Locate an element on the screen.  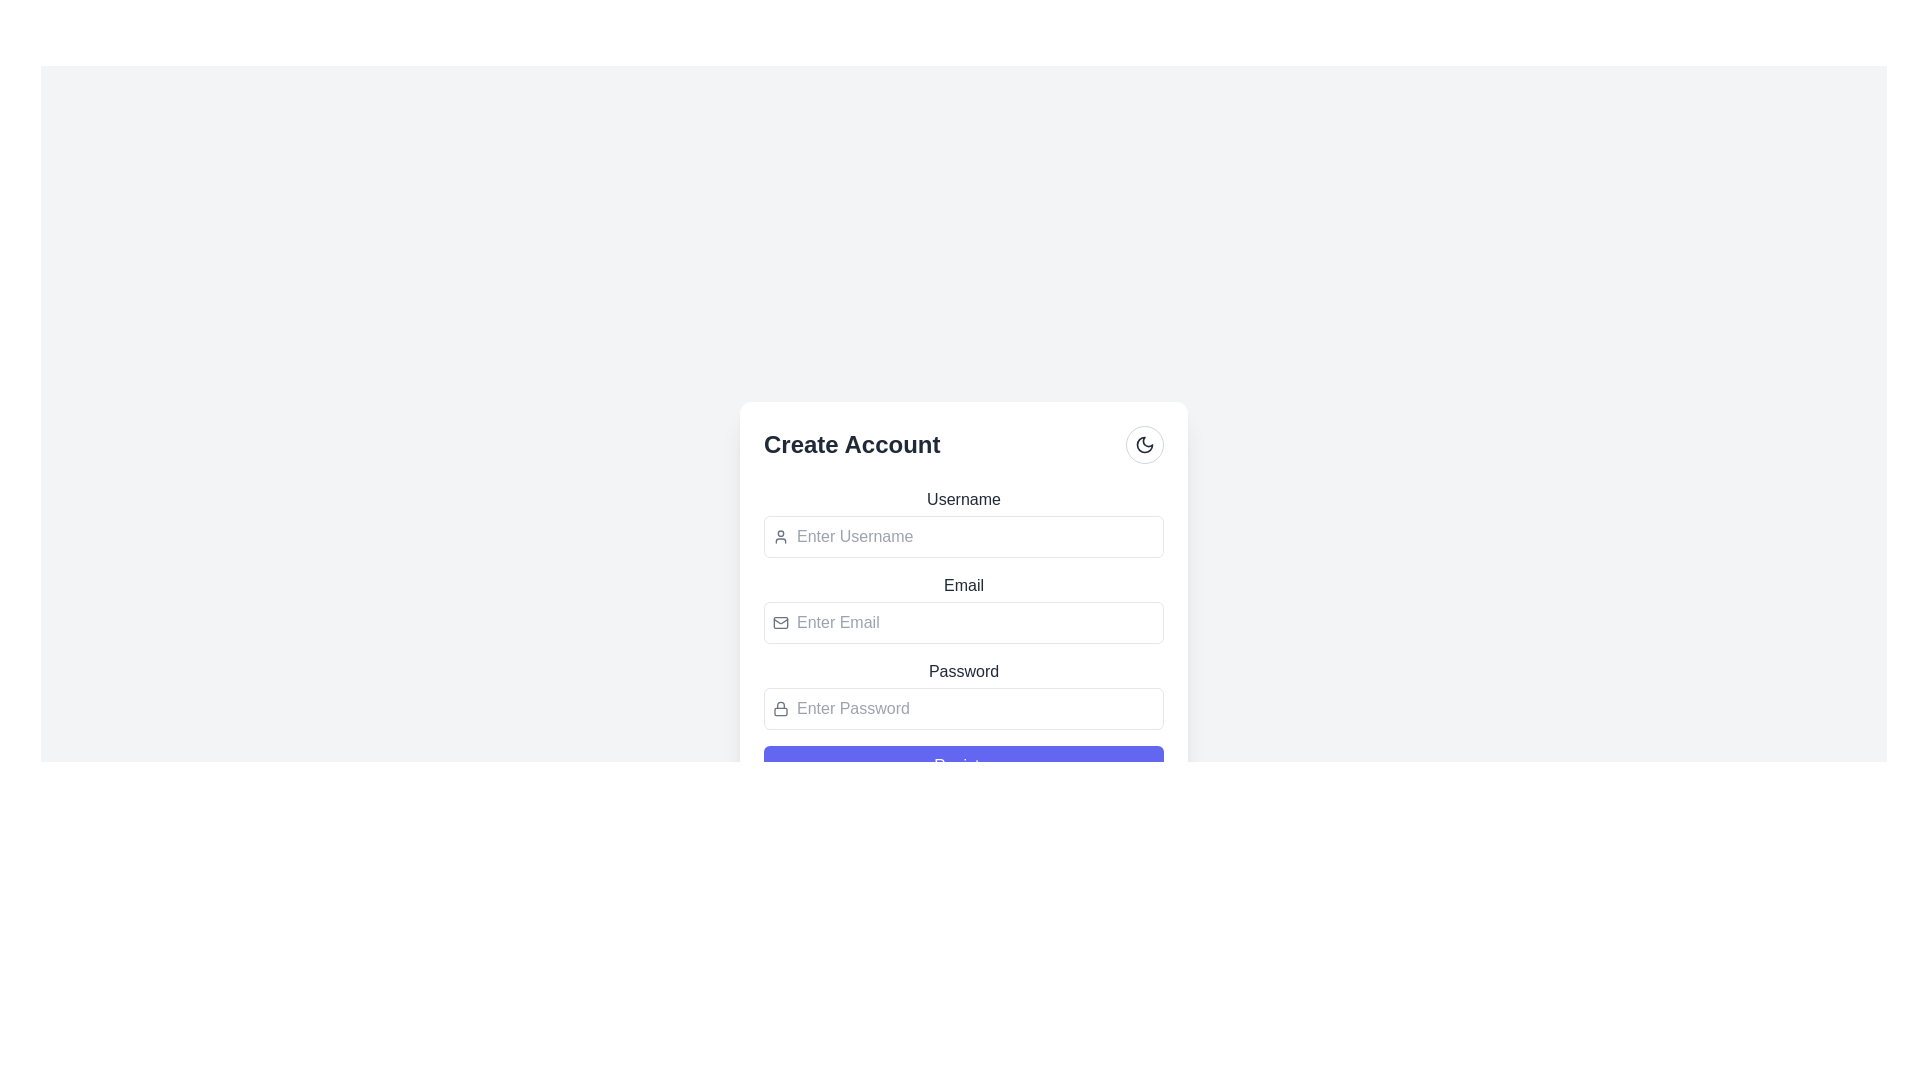
the dark mode toggle icon located in the top-right corner of the 'Create Account' form box to change the theme is located at coordinates (1145, 443).